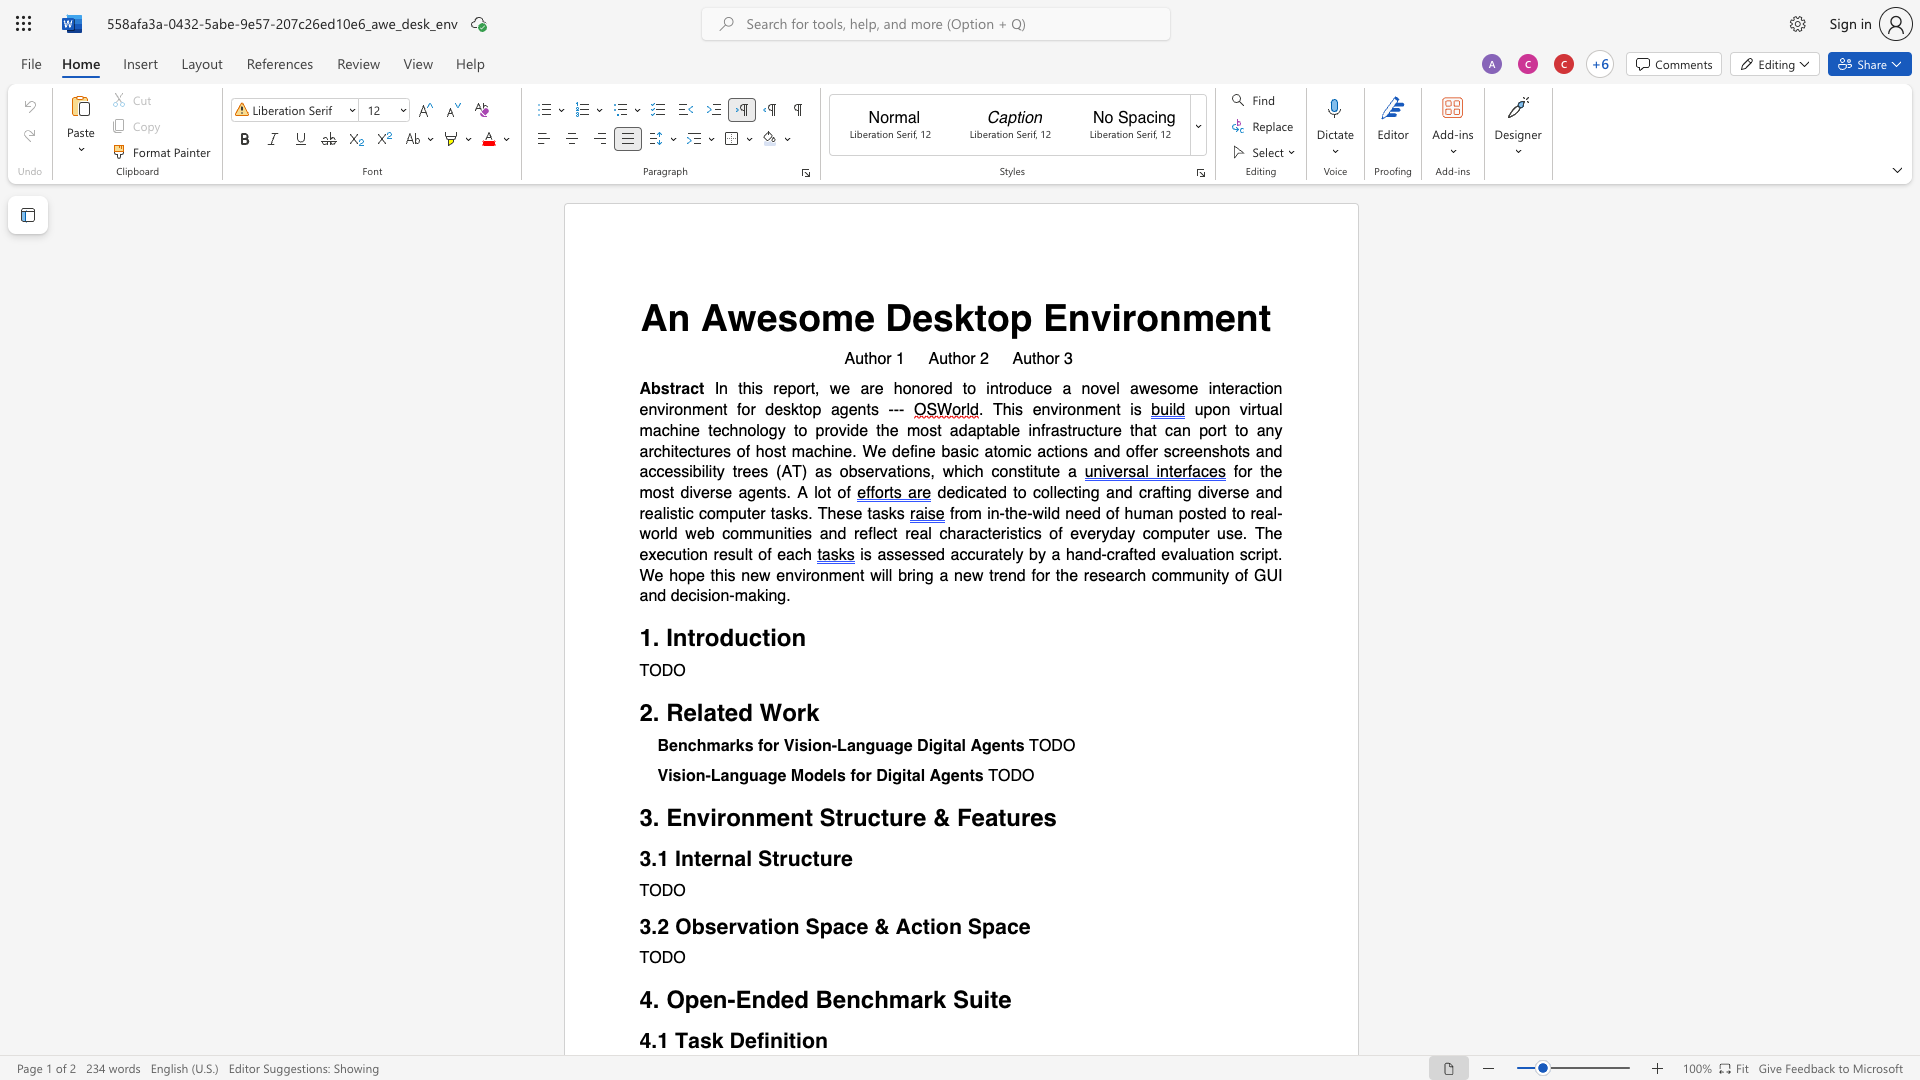  What do you see at coordinates (1128, 316) in the screenshot?
I see `the 1th character "r" in the text` at bounding box center [1128, 316].